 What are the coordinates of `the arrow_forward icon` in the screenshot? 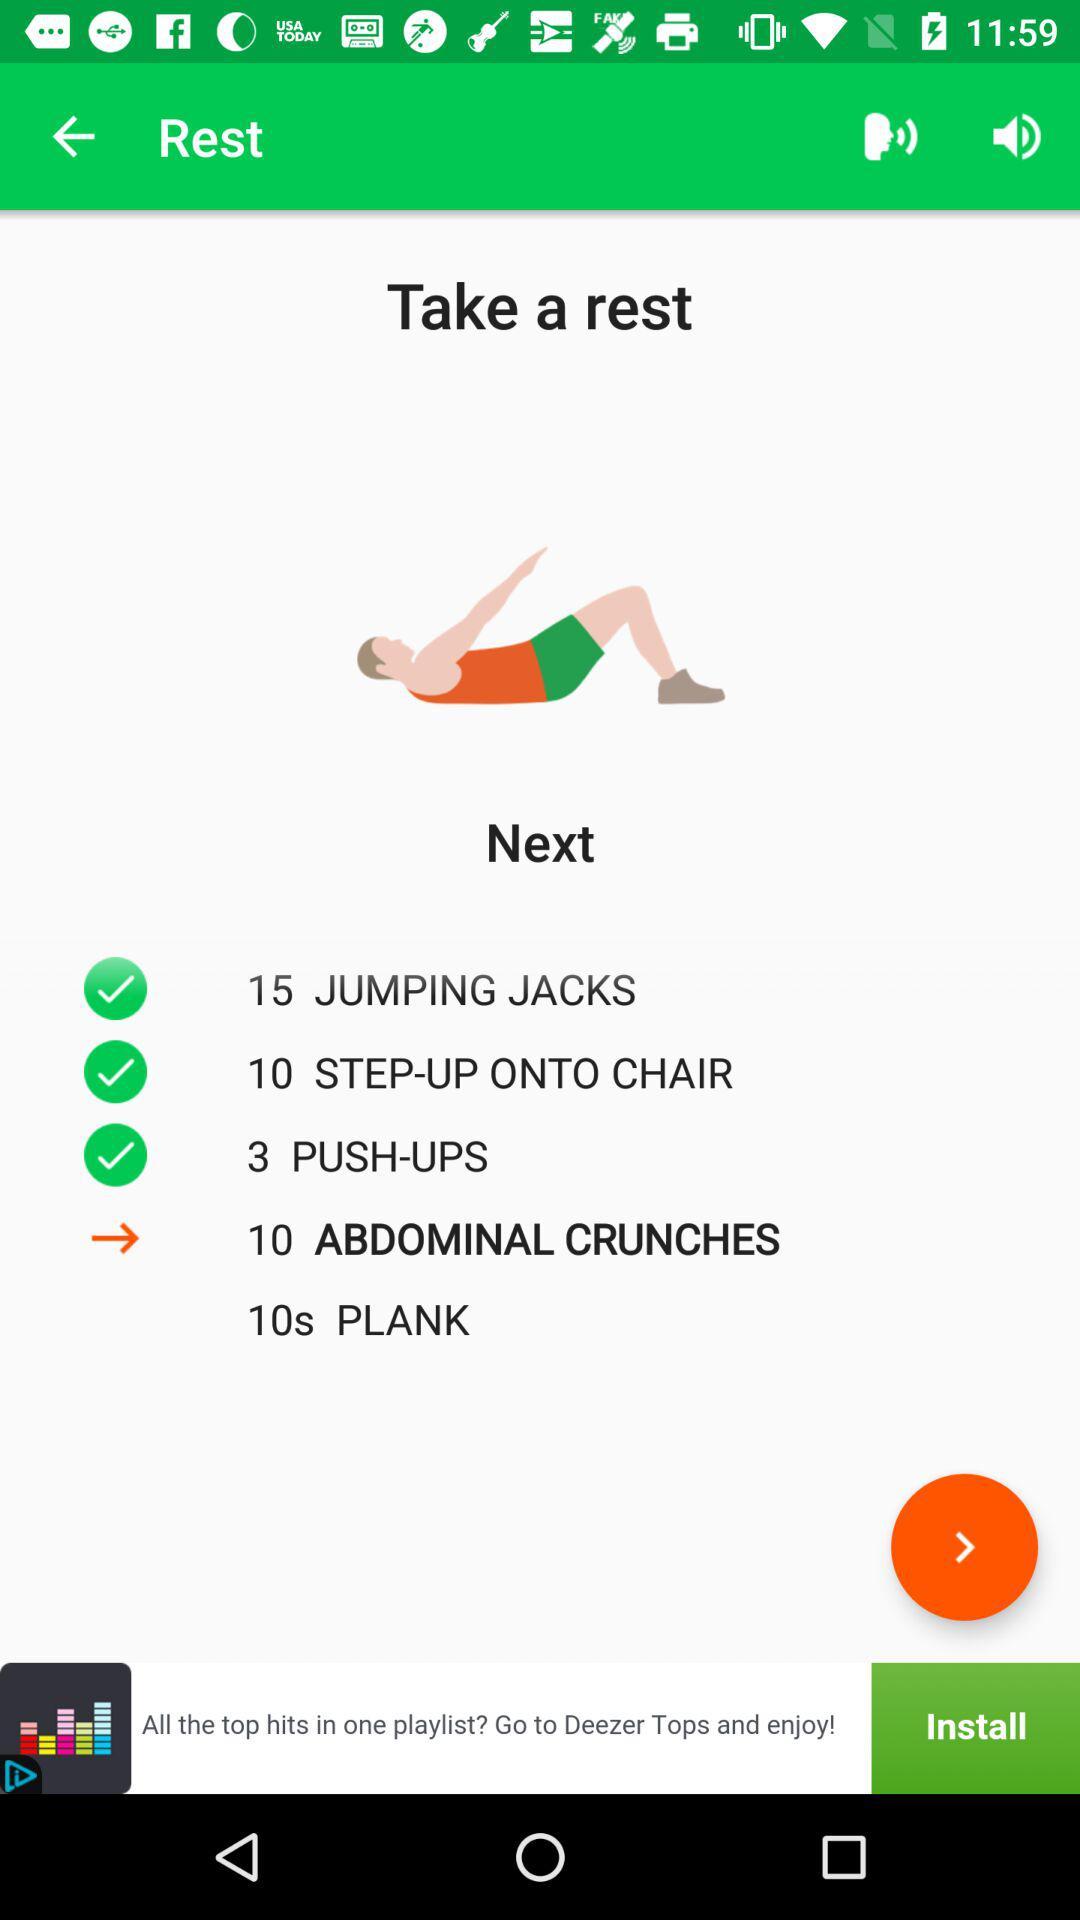 It's located at (963, 1546).